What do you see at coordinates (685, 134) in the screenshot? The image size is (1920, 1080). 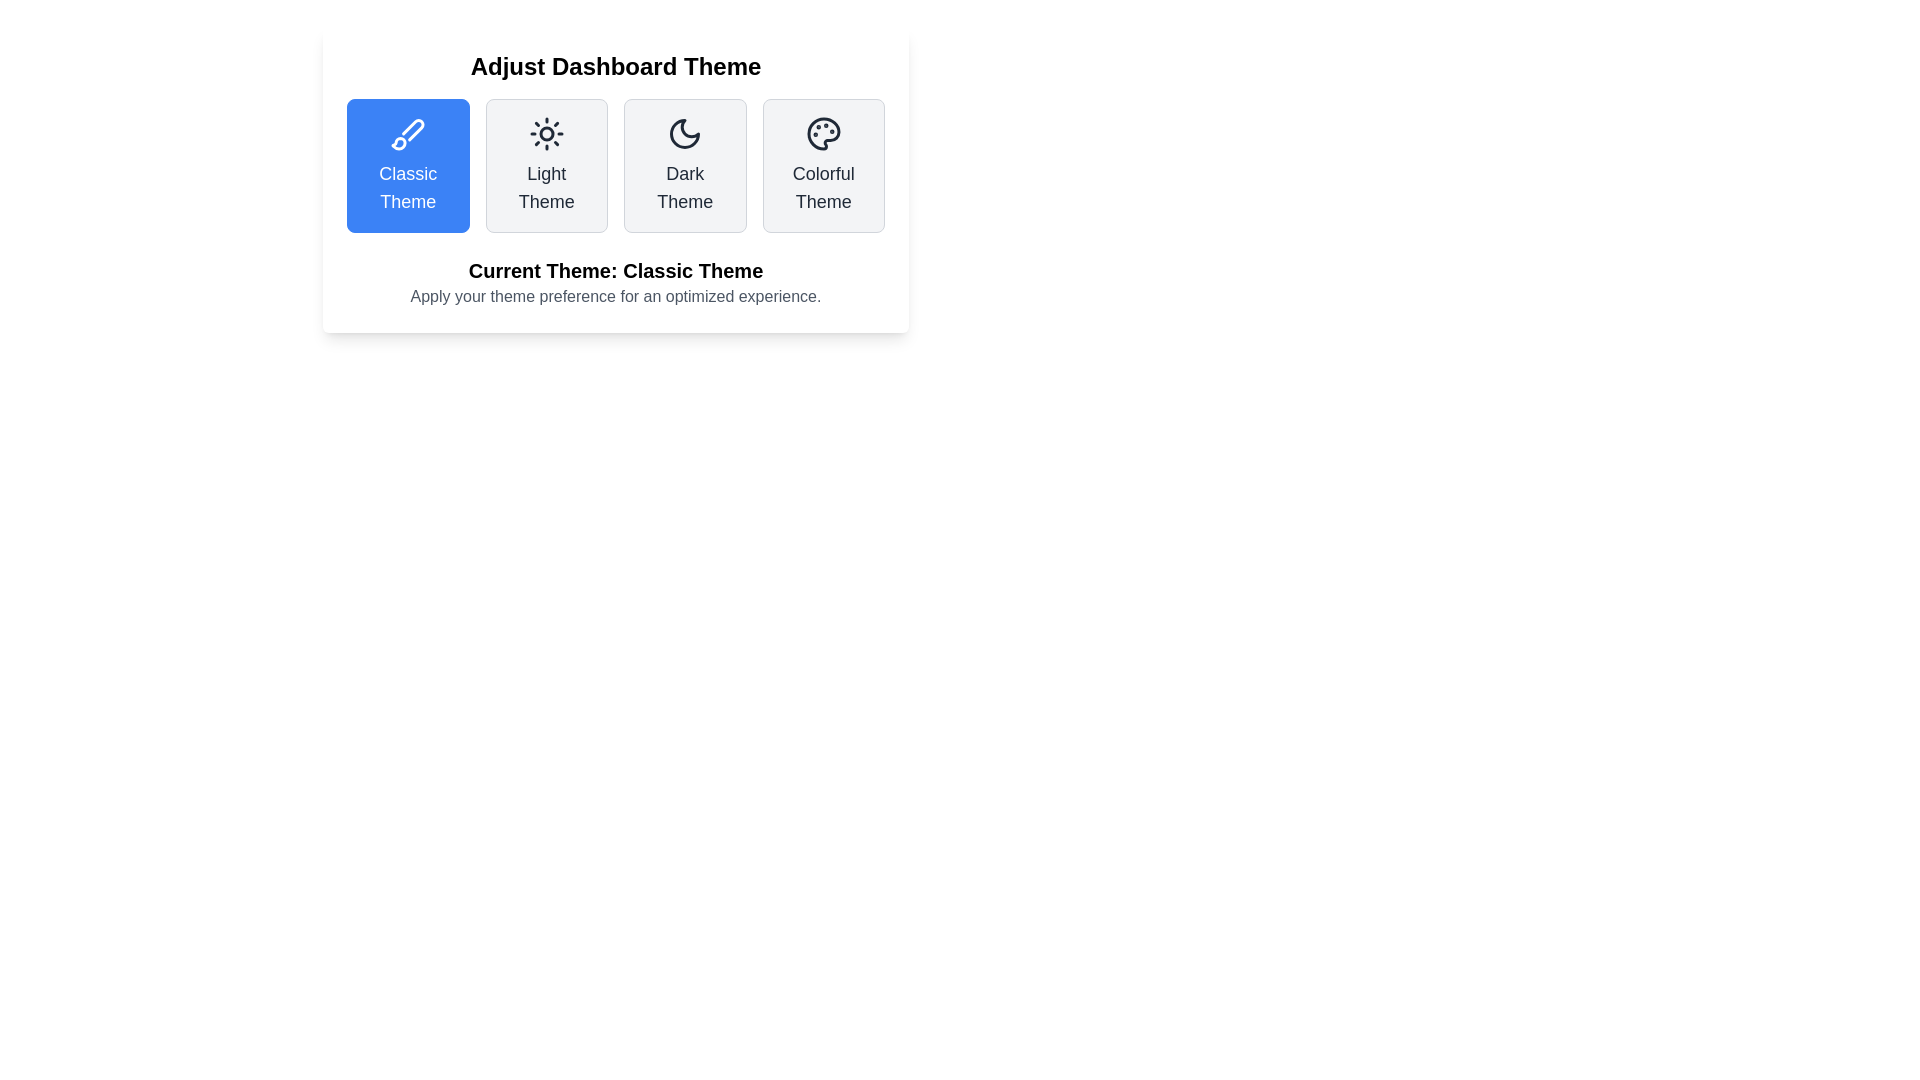 I see `the 'Dark Theme' icon located centrally in its tile above the 'Dark Theme' label` at bounding box center [685, 134].